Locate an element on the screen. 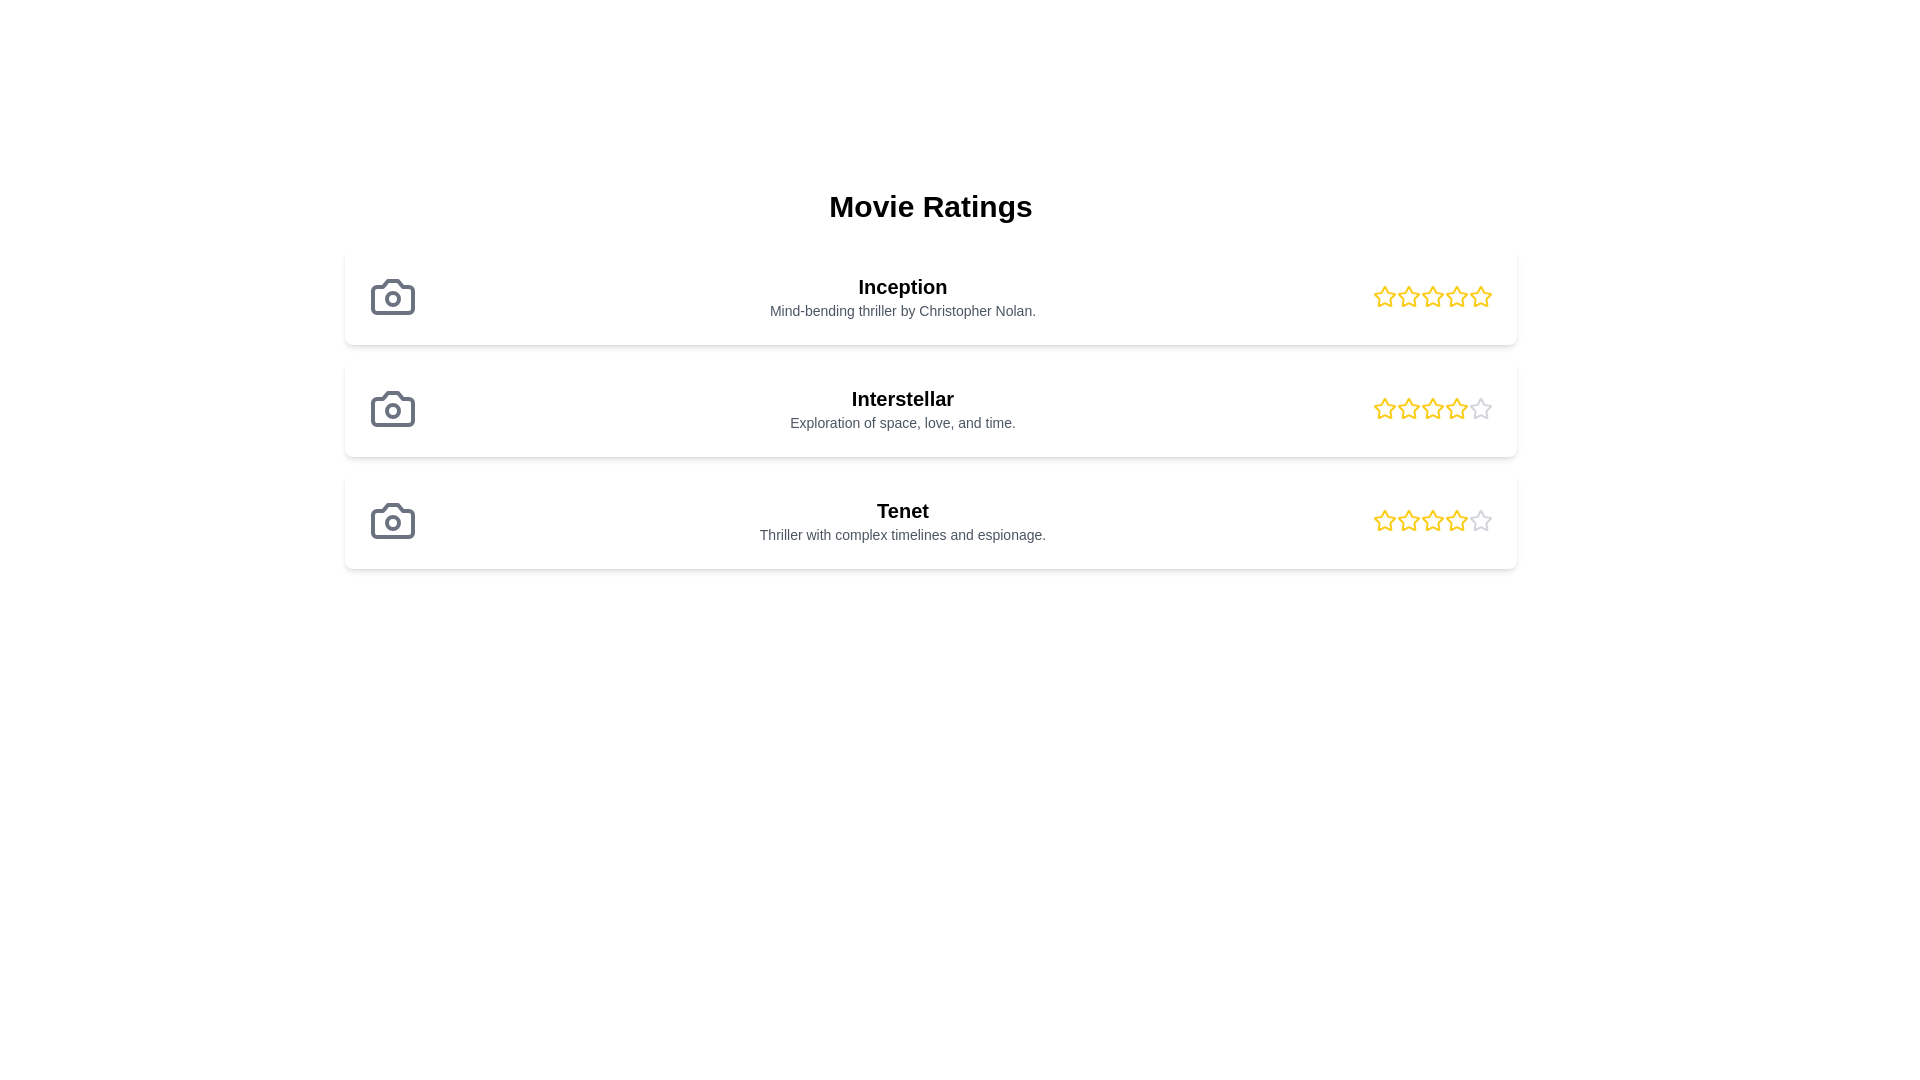 Image resolution: width=1920 pixels, height=1080 pixels. keyboard navigation is located at coordinates (1481, 519).